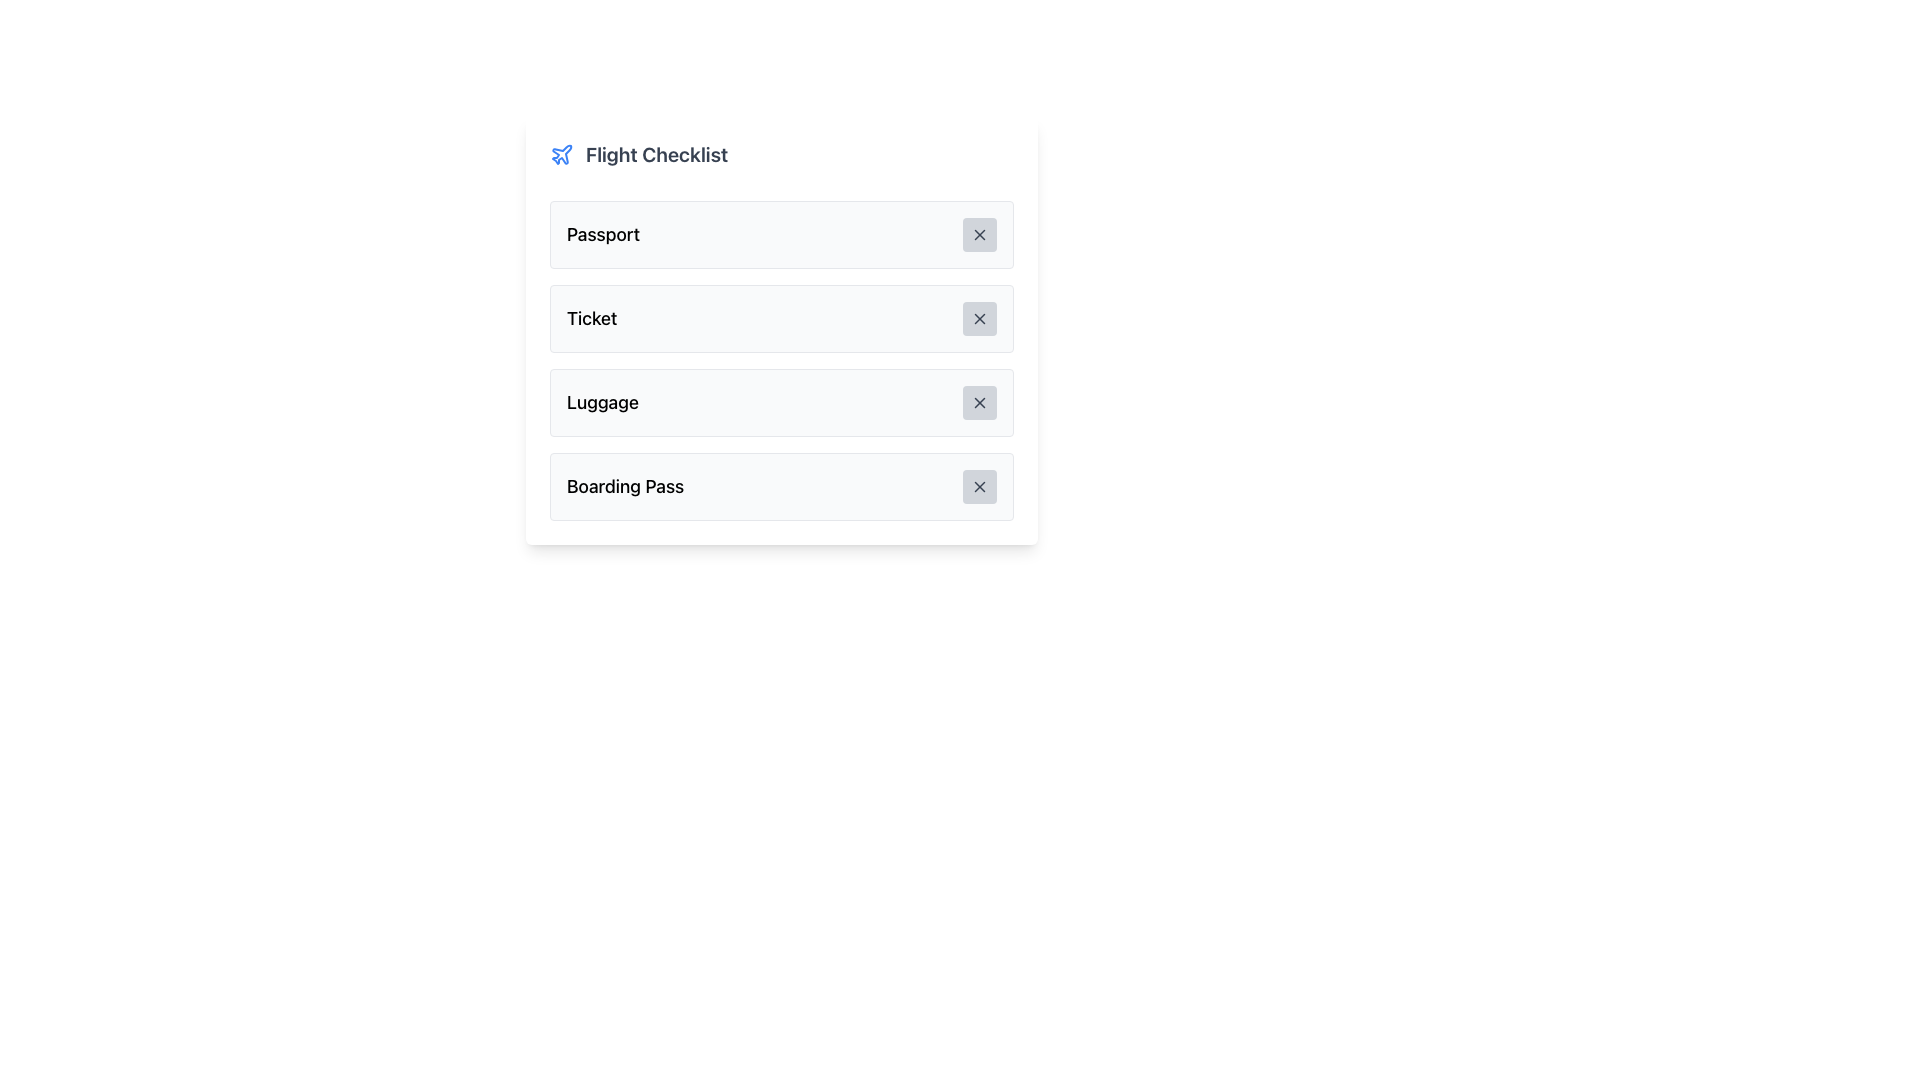 This screenshot has height=1080, width=1920. What do you see at coordinates (979, 318) in the screenshot?
I see `the interactive button with an 'X' icon located to the right of the 'Ticket' label` at bounding box center [979, 318].